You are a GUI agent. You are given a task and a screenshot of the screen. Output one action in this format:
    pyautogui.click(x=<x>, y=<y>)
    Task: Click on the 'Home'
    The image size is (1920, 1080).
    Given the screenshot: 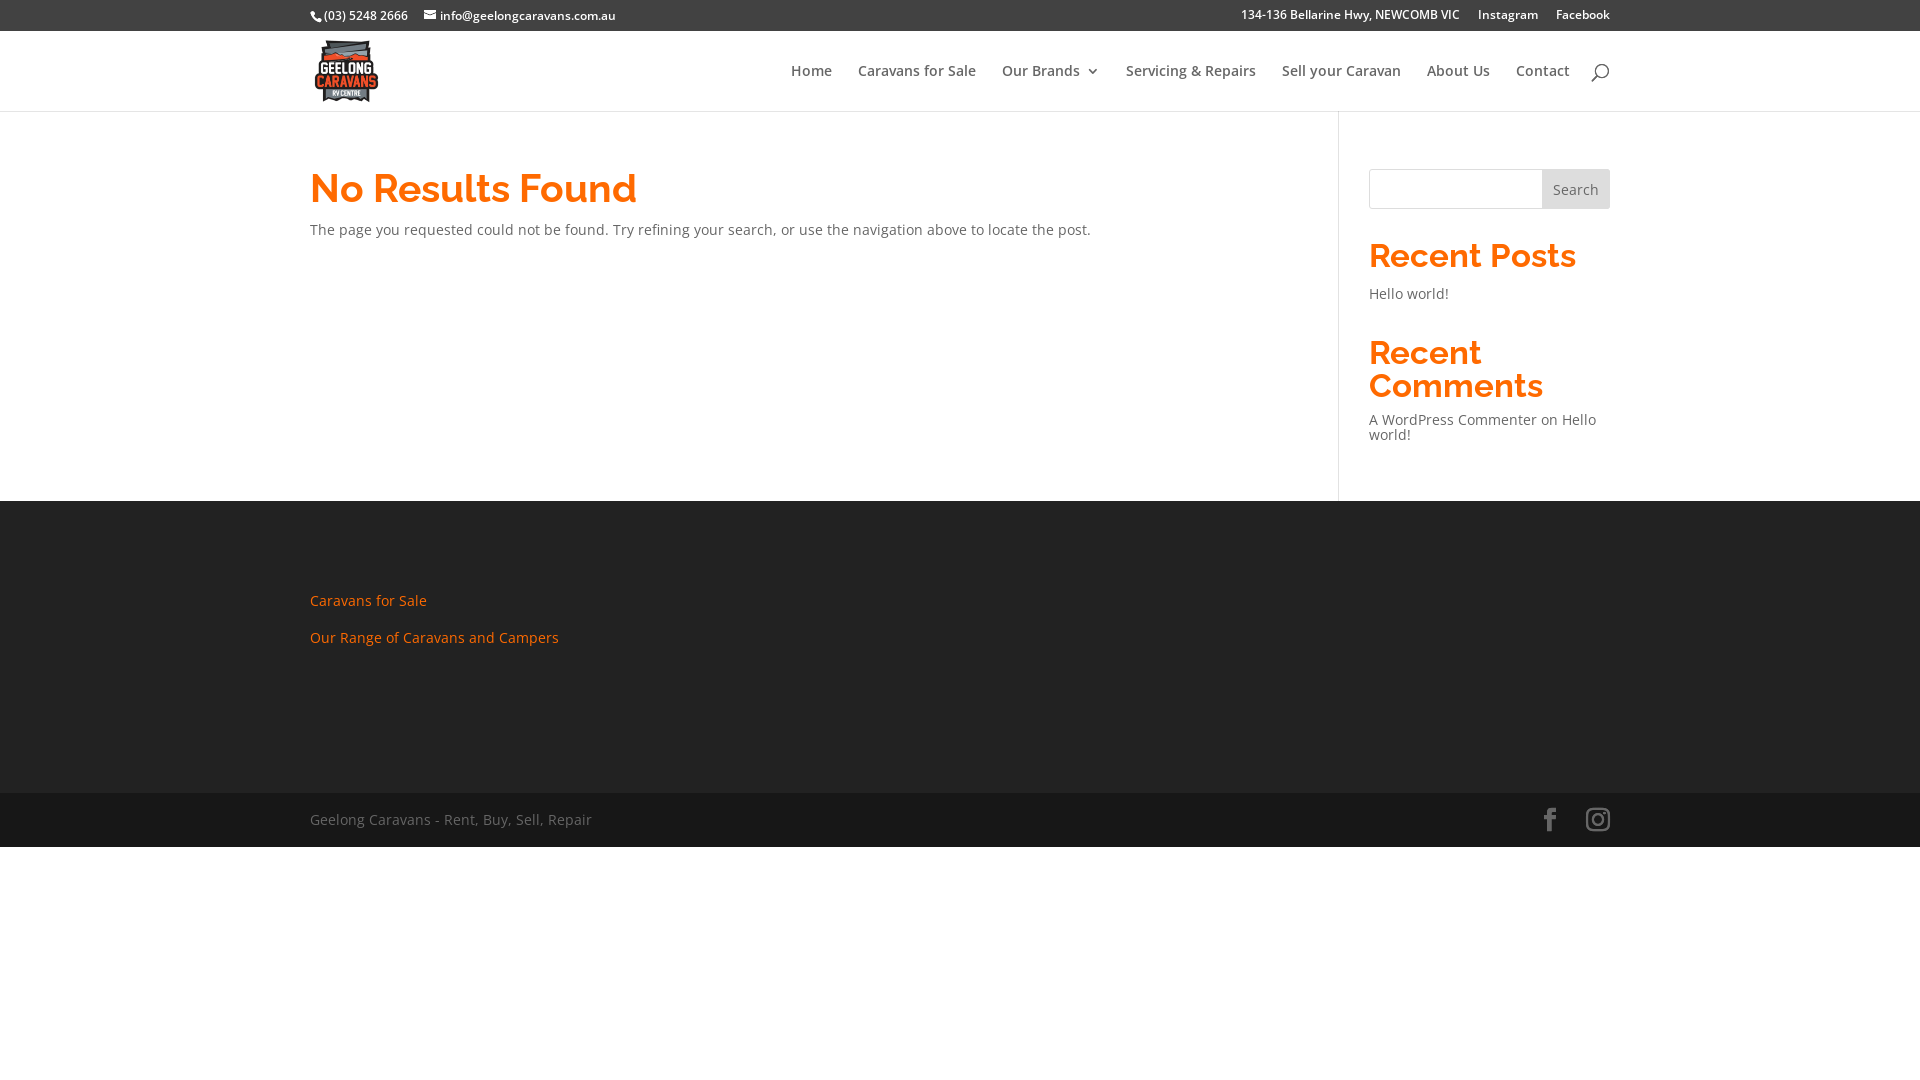 What is the action you would take?
    pyautogui.click(x=811, y=86)
    